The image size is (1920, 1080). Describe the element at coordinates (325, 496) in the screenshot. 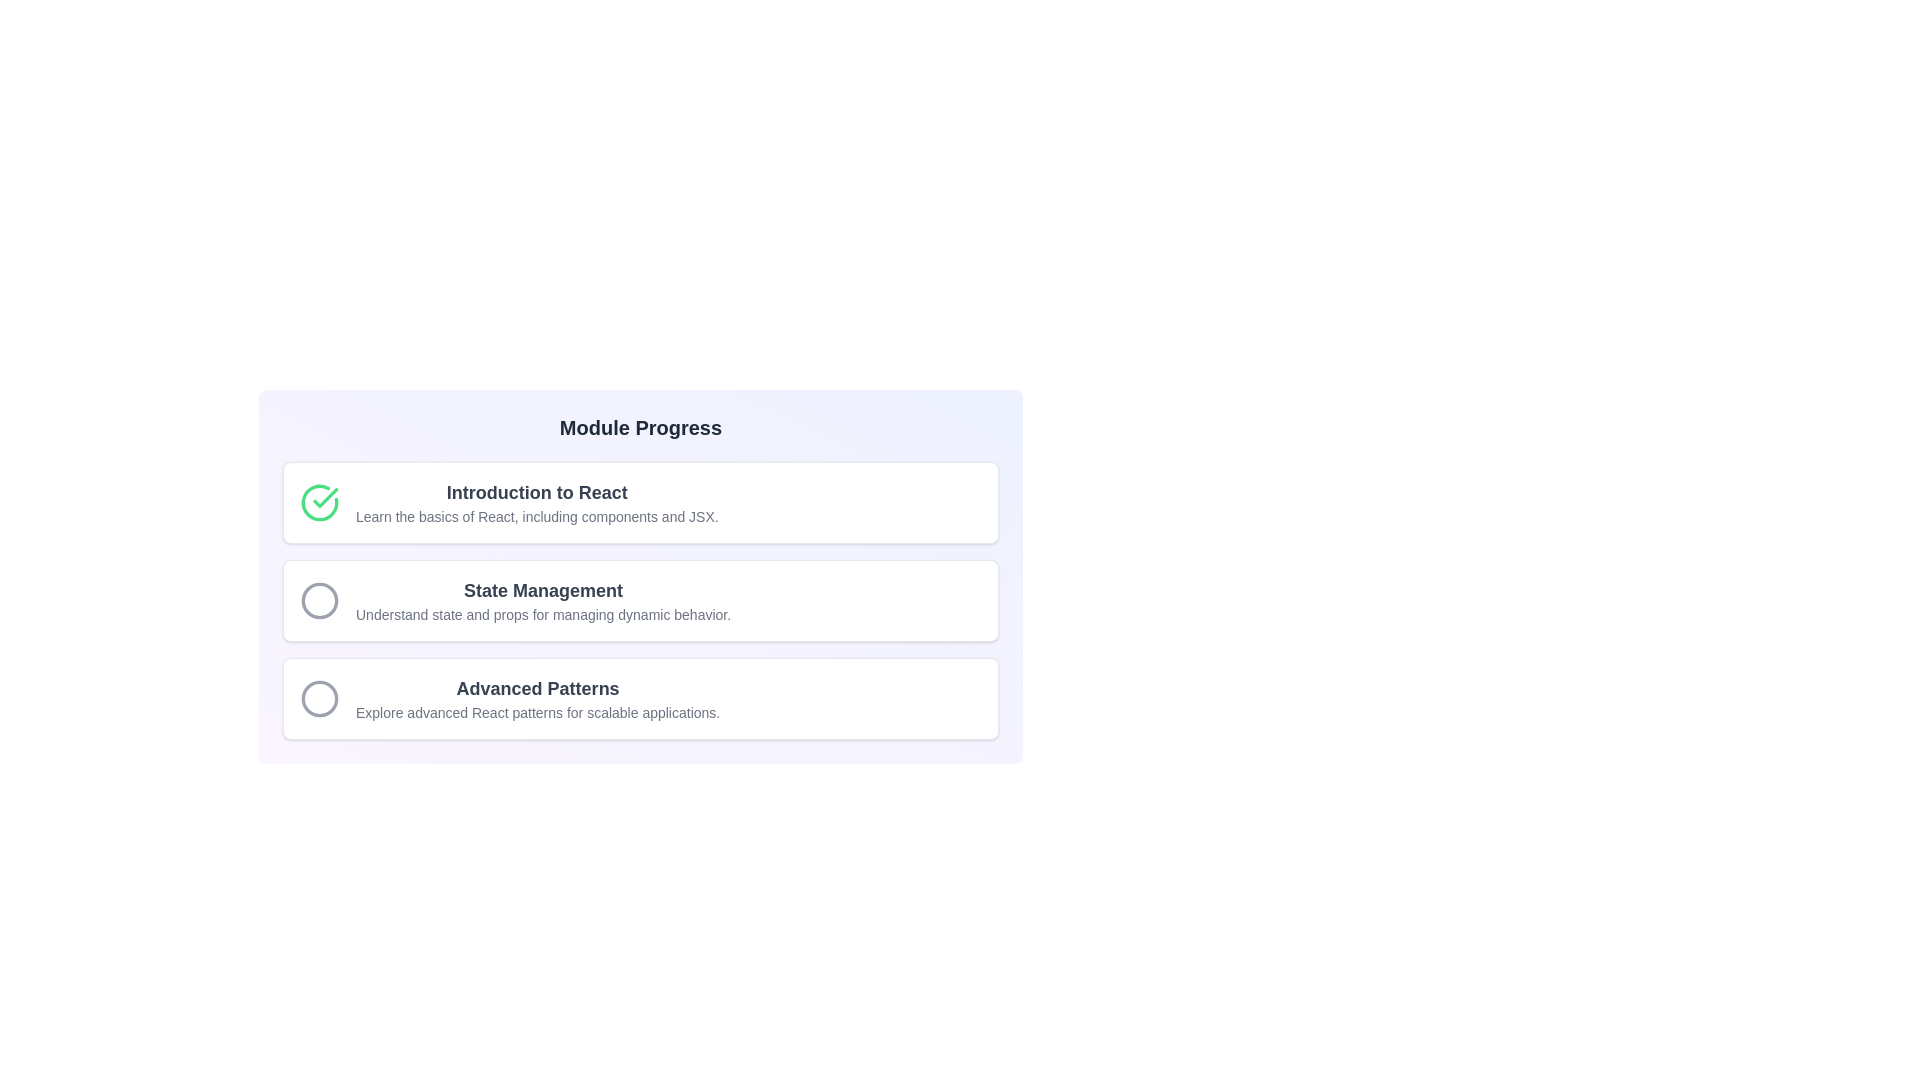

I see `the tick mark icon that indicates the completion of the 'Introduction to React' module in the 'Module Progress' list` at that location.